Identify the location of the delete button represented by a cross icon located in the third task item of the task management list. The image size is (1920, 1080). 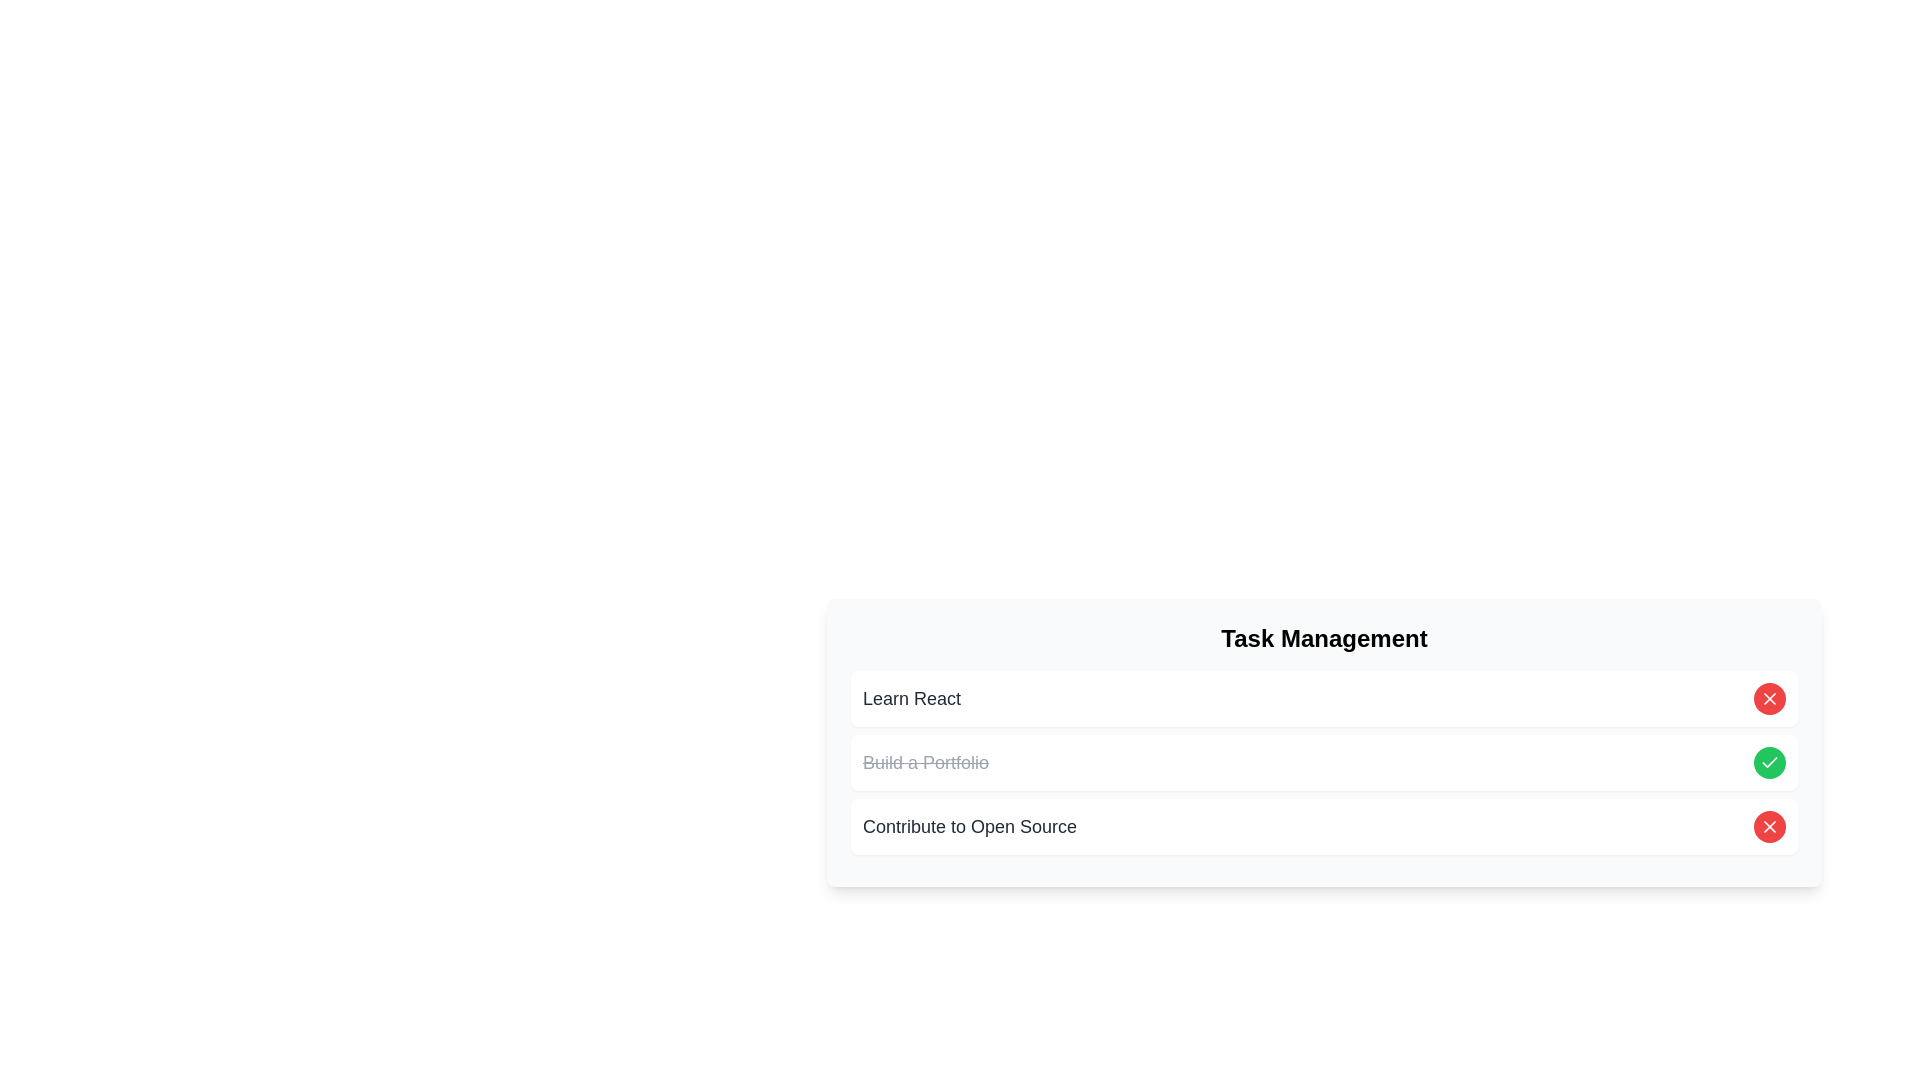
(1770, 697).